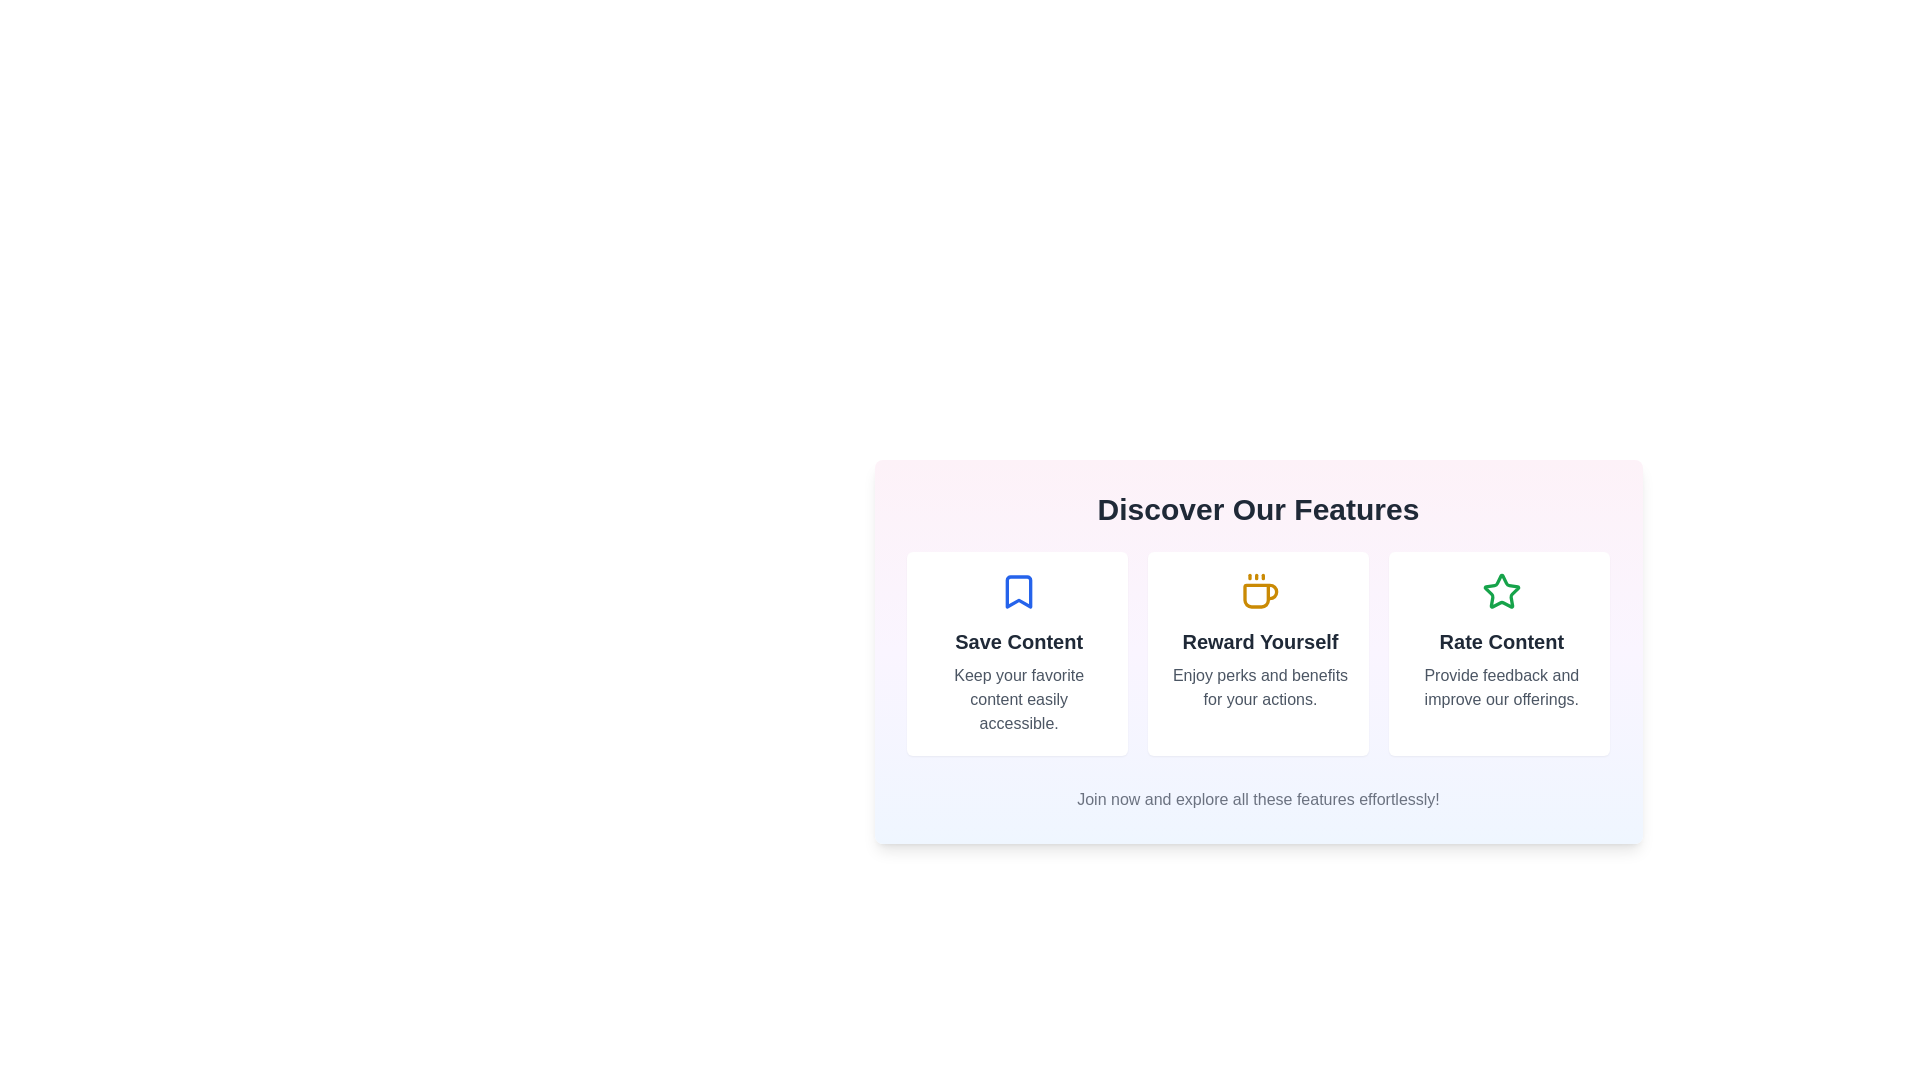  Describe the element at coordinates (1259, 641) in the screenshot. I see `the text label that introduces and summarizes the associated feature, located in the middle column of a three-column layout, beneath a coffee mug icon` at that location.